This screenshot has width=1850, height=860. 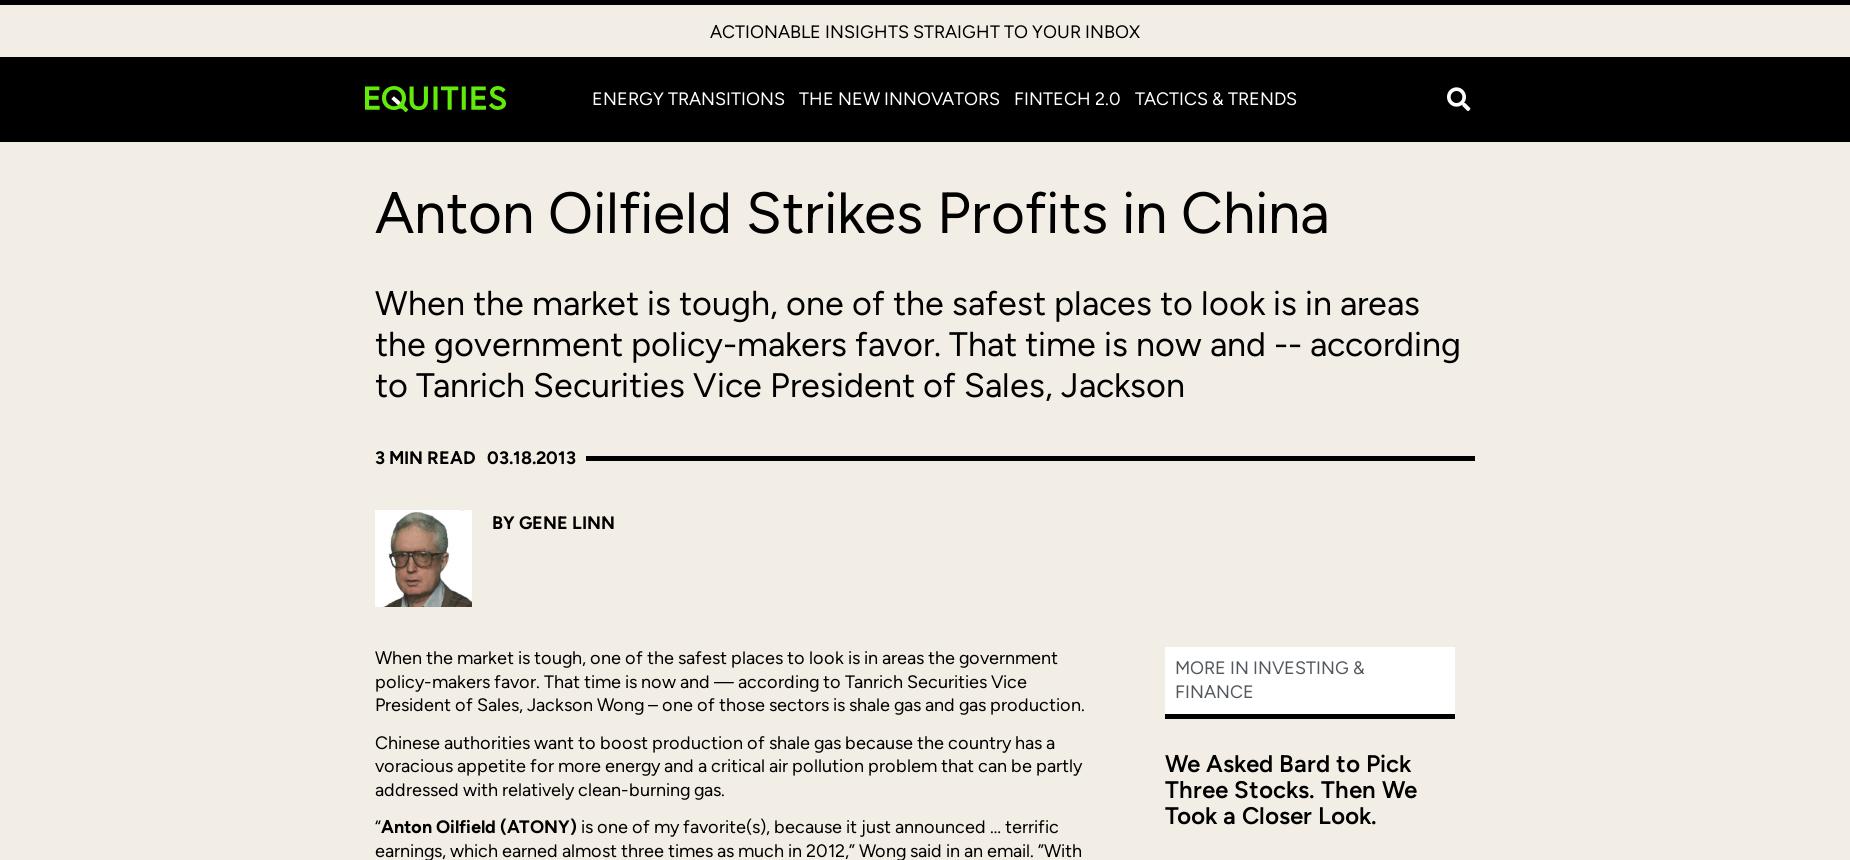 What do you see at coordinates (1163, 788) in the screenshot?
I see `'We Asked Bard to Pick Three Stocks. Then We Took a Closer Look.'` at bounding box center [1163, 788].